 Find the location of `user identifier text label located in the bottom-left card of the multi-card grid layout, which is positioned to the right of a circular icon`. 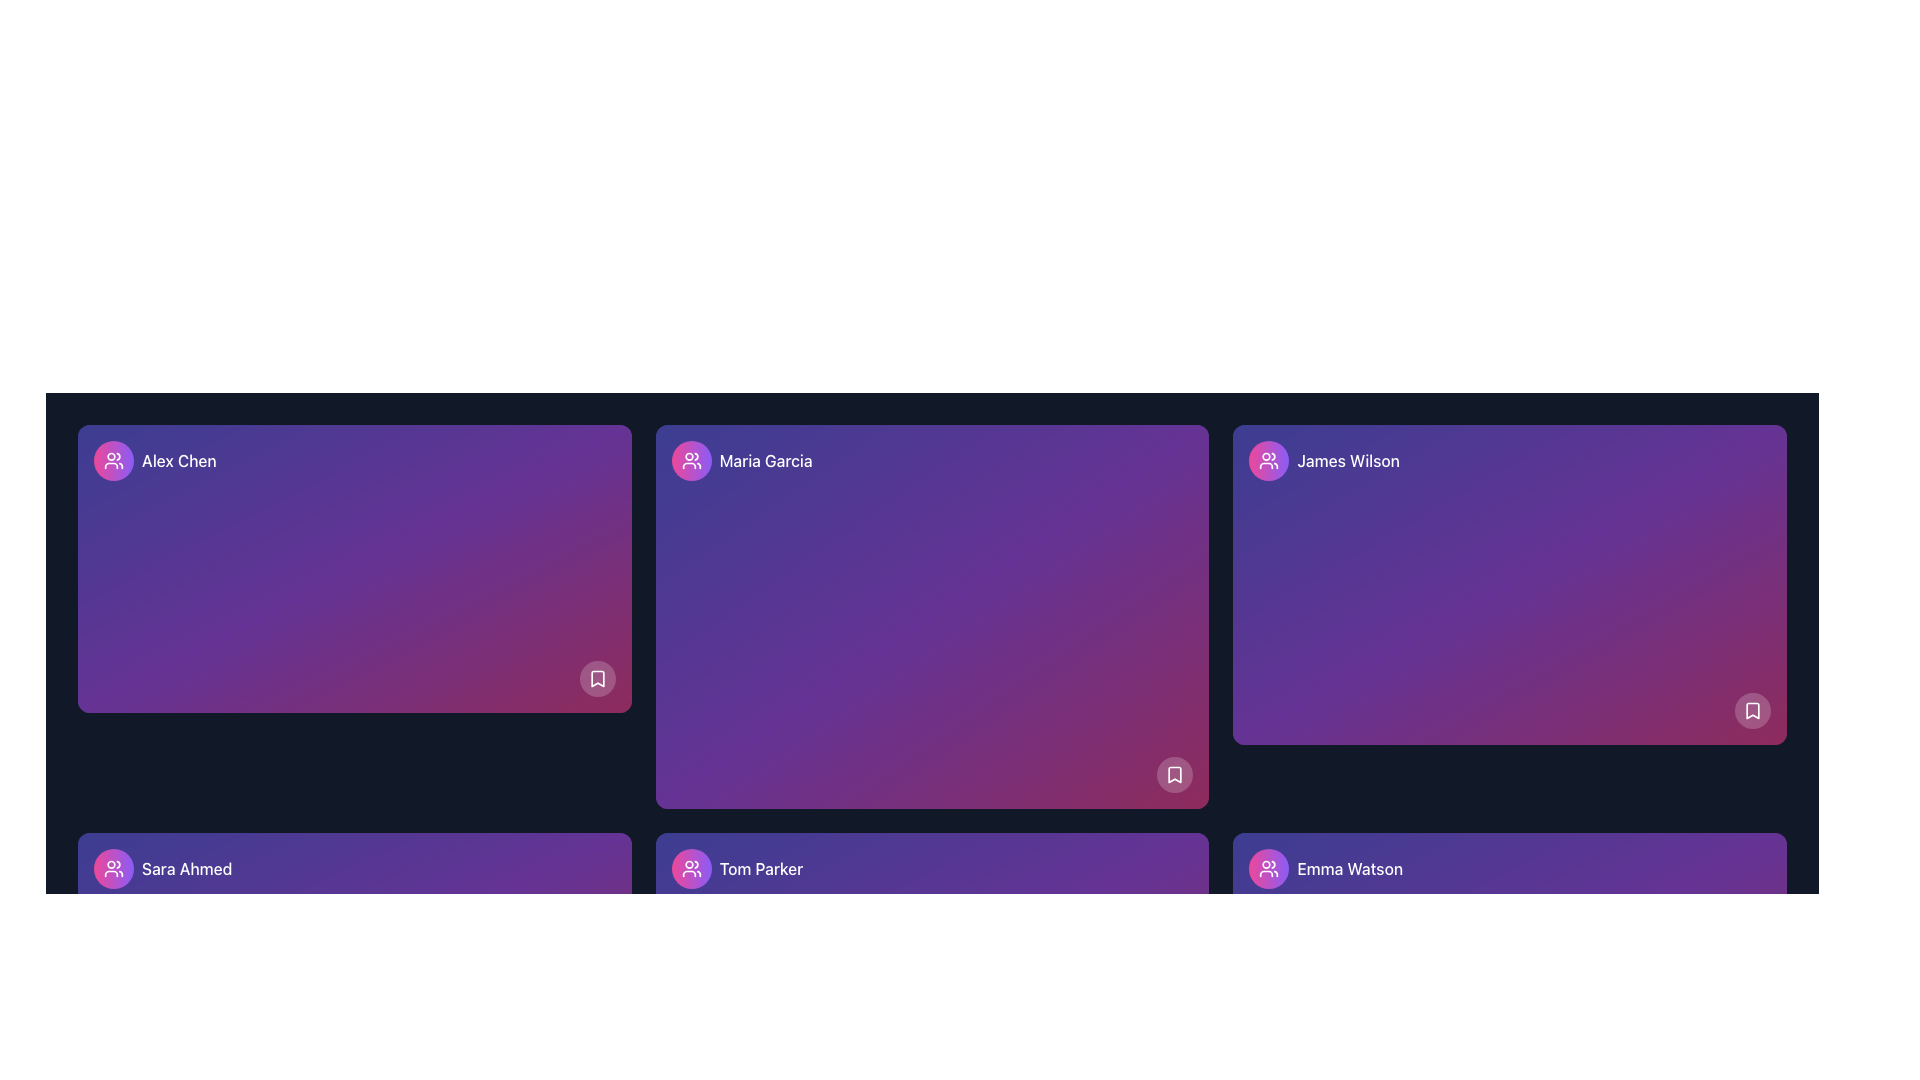

user identifier text label located in the bottom-left card of the multi-card grid layout, which is positioned to the right of a circular icon is located at coordinates (187, 867).